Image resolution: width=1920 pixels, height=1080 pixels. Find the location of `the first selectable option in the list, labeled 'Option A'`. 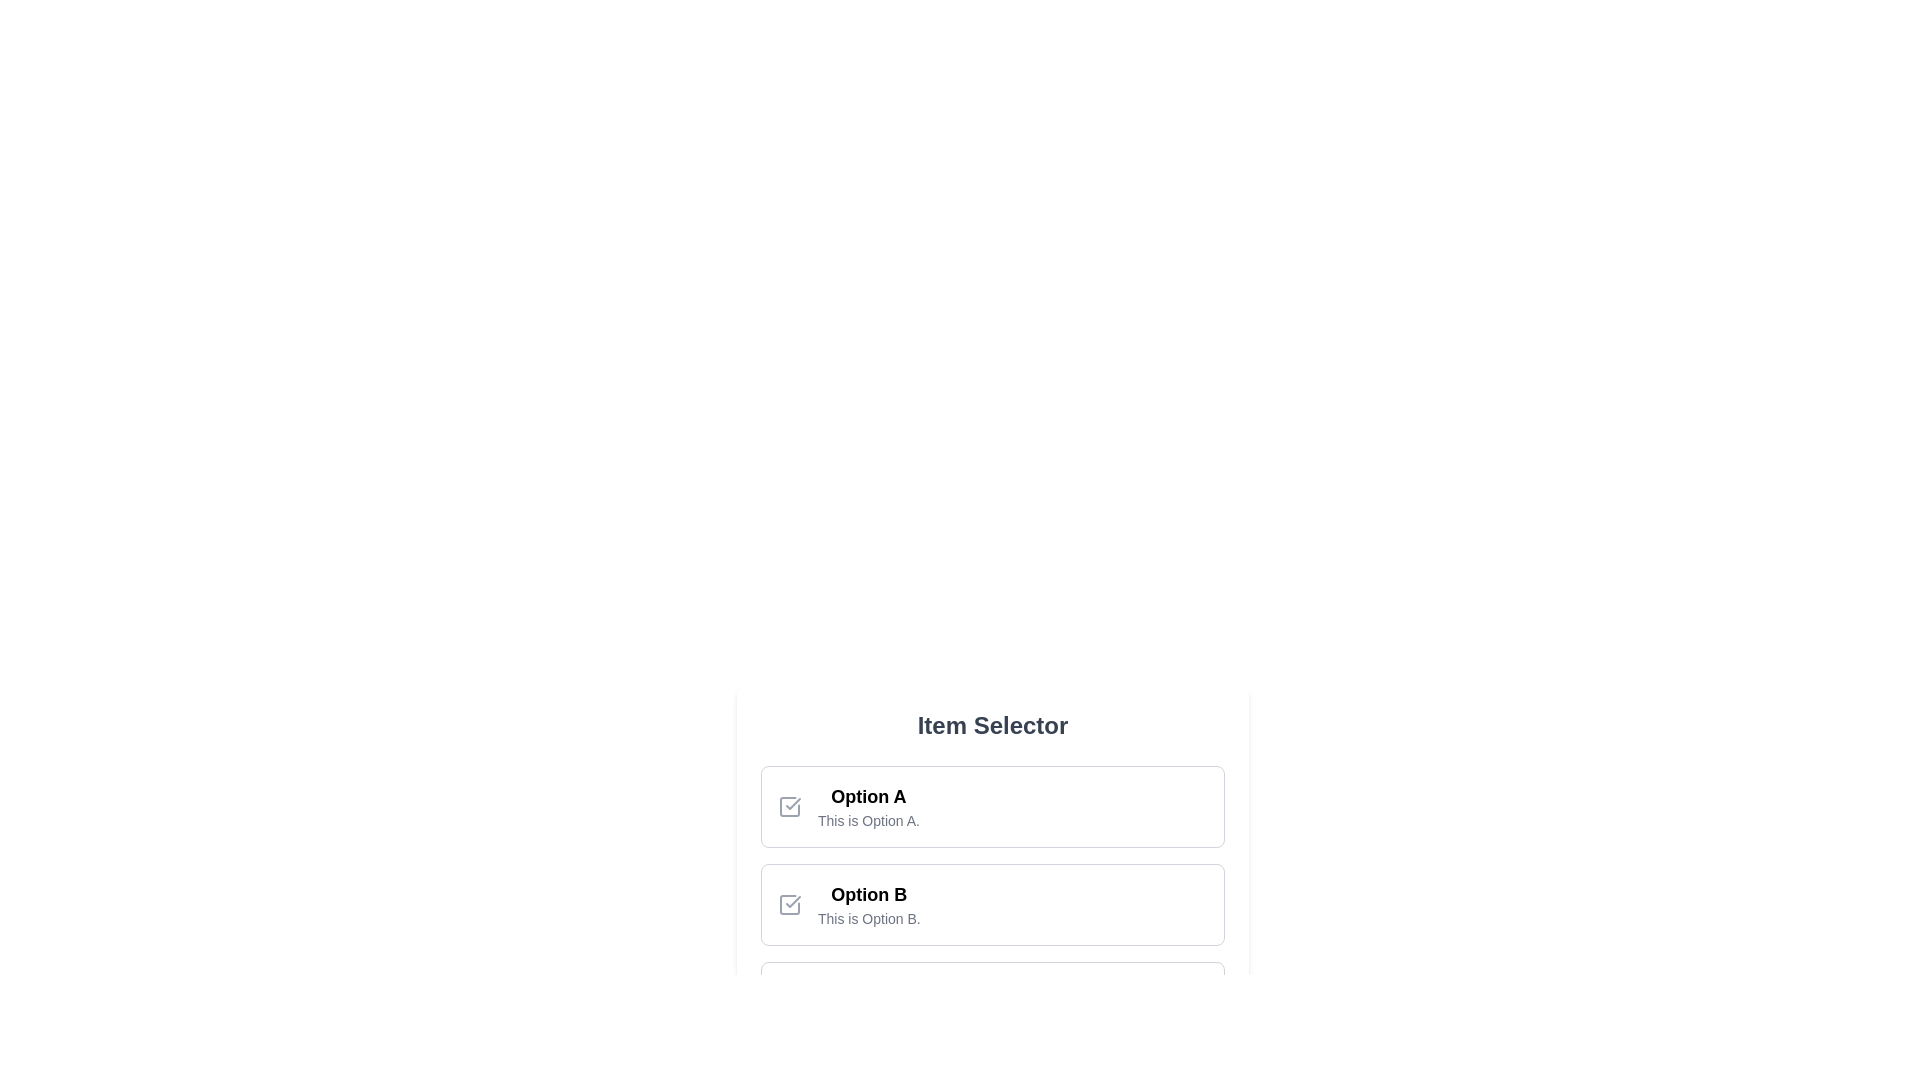

the first selectable option in the list, labeled 'Option A' is located at coordinates (993, 805).